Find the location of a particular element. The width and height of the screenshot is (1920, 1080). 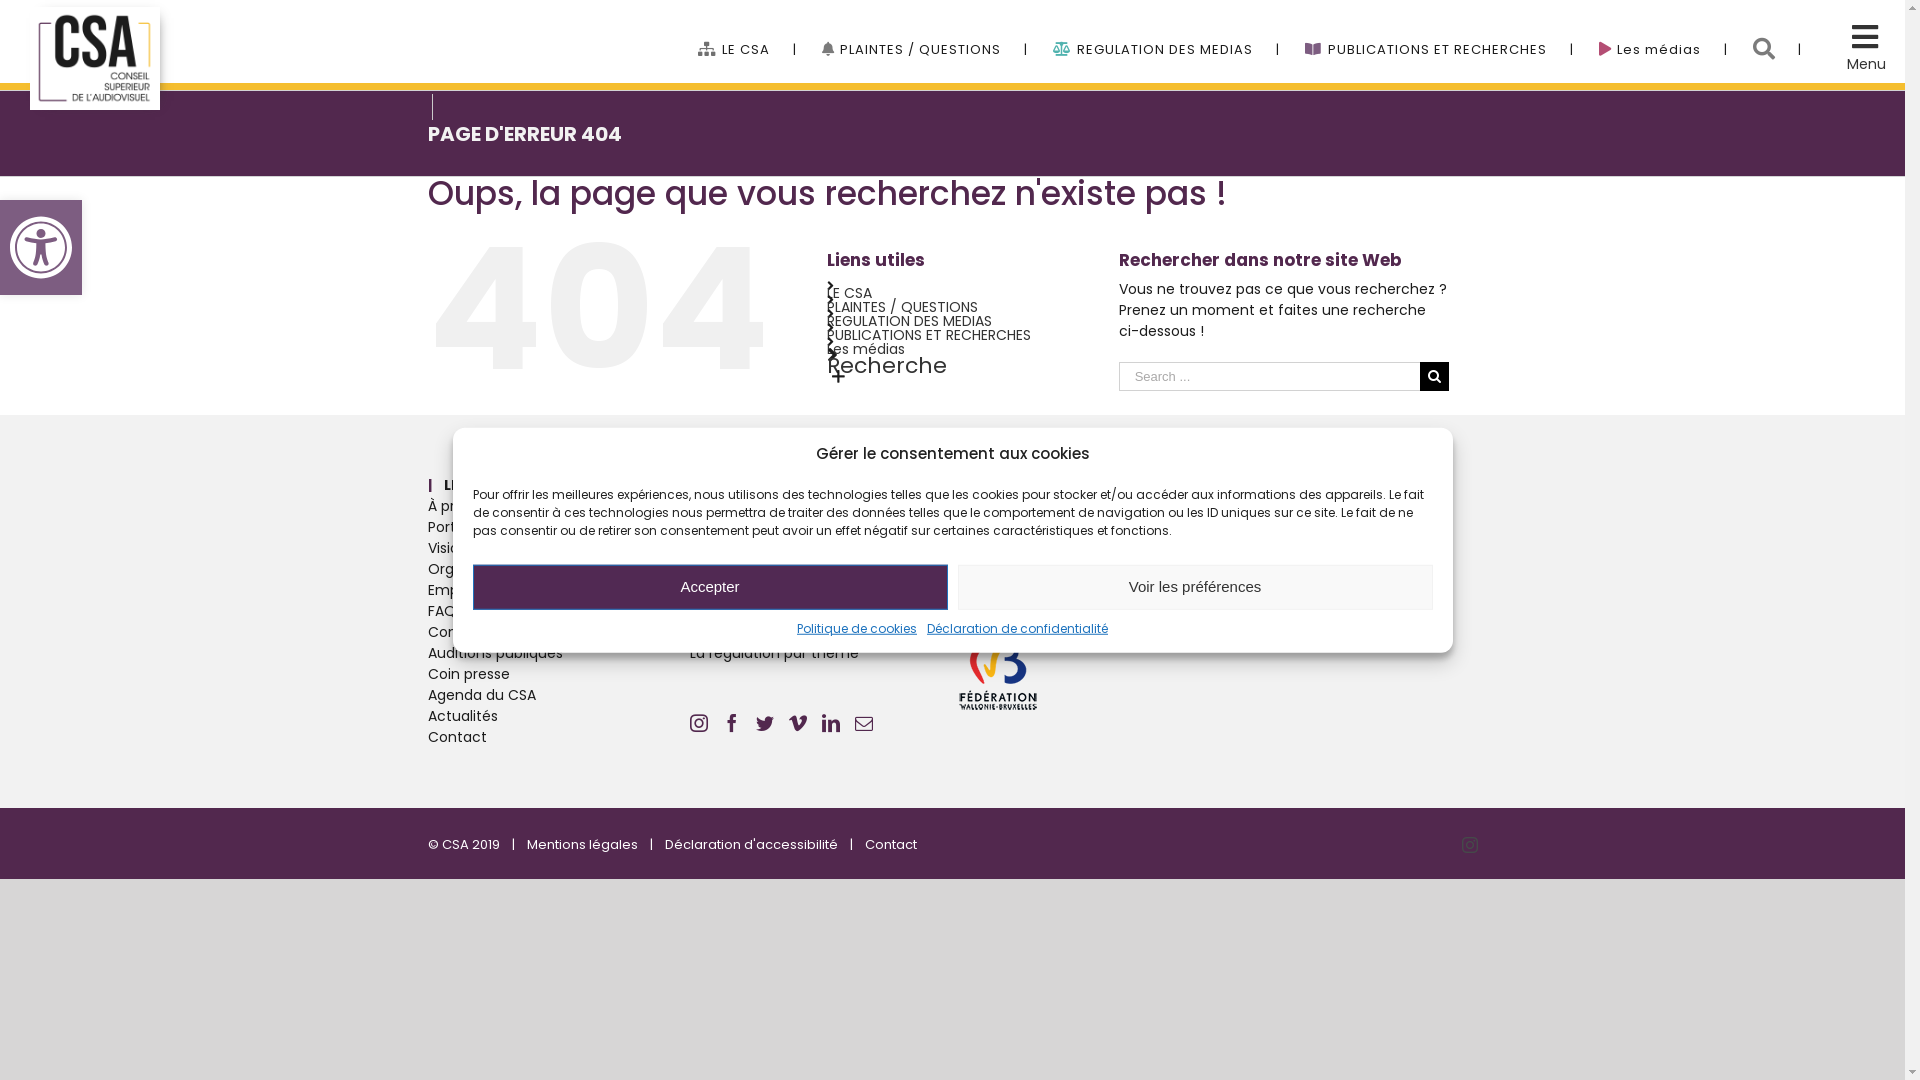

'Porter plainte' is located at coordinates (559, 526).